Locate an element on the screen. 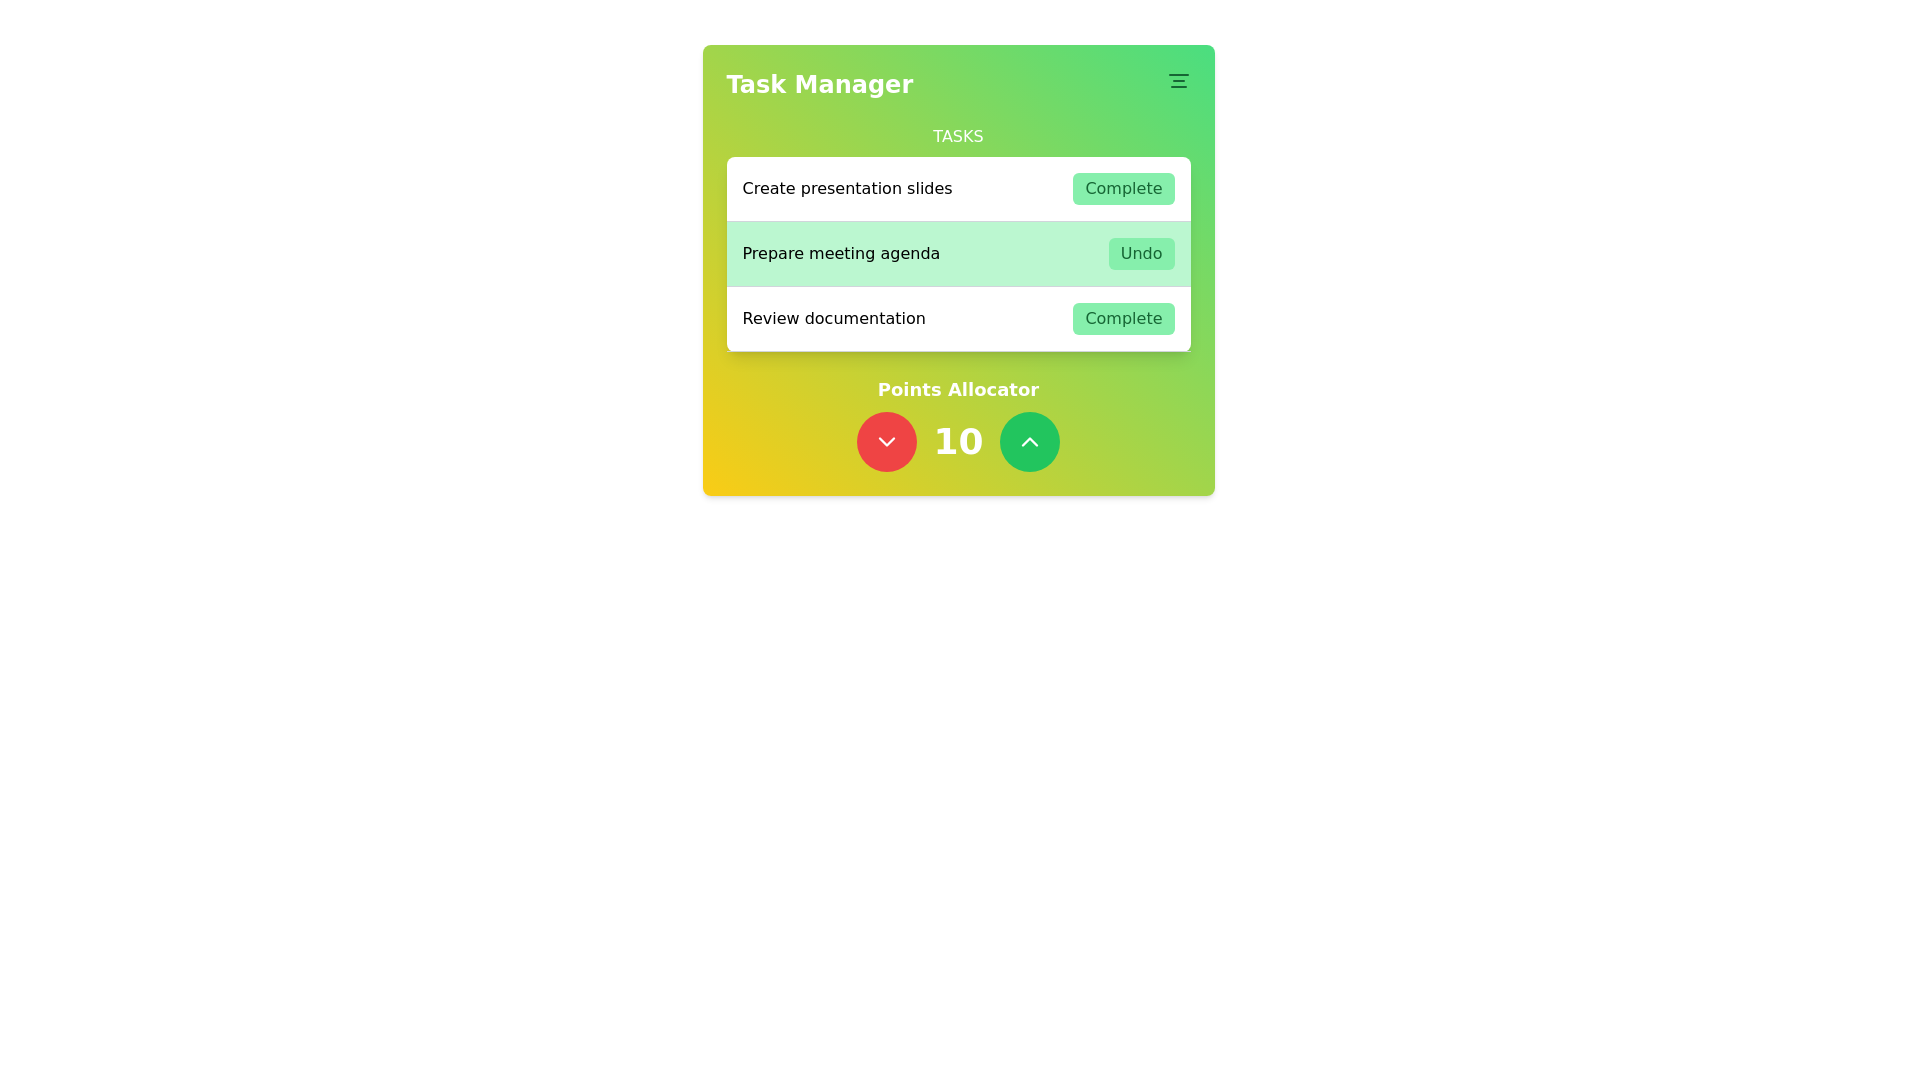  the 'Points Allocator' text label, which is styled in bold white font on a gradient background and is located near the bottom of the 'Task Manager' card, above a numeric display is located at coordinates (957, 389).